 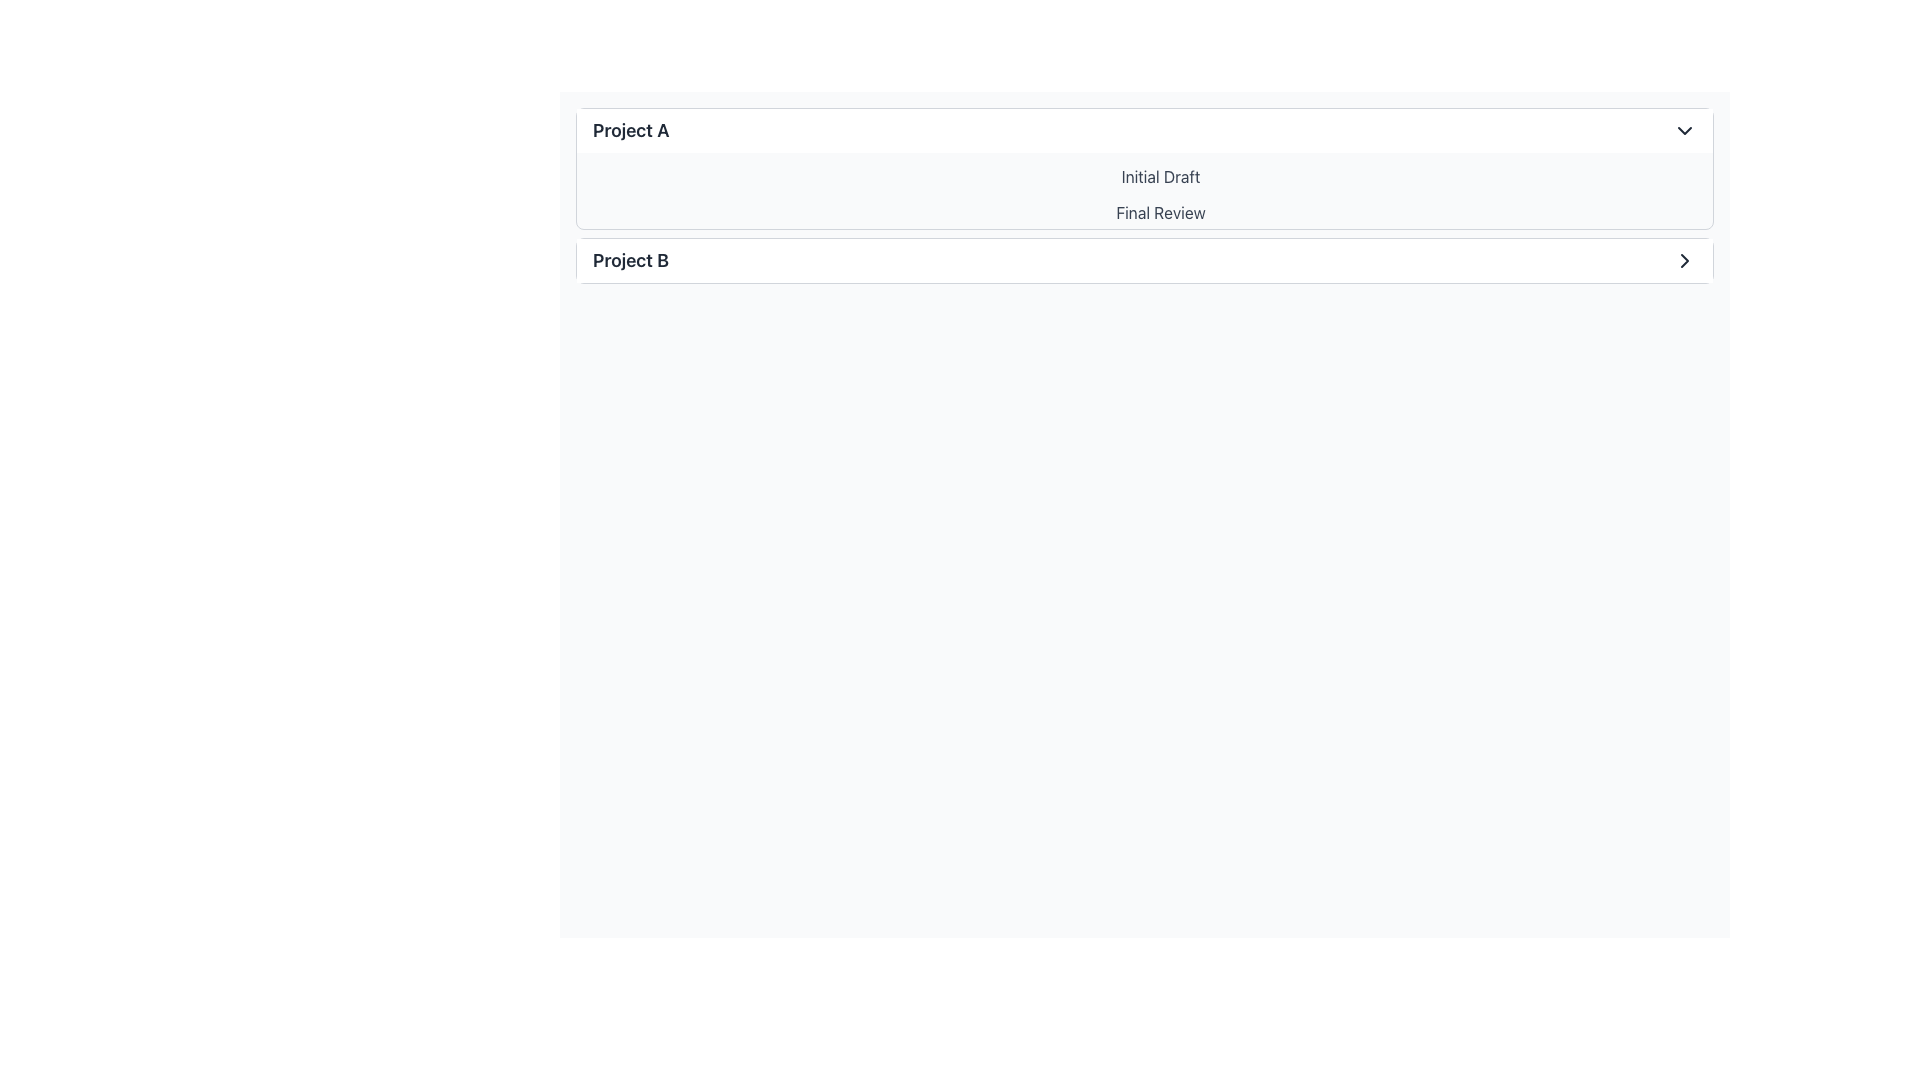 What do you see at coordinates (1683, 260) in the screenshot?
I see `the rightward-pointing chevron arrow icon located near the top-right corner of the 'Project B' listing` at bounding box center [1683, 260].